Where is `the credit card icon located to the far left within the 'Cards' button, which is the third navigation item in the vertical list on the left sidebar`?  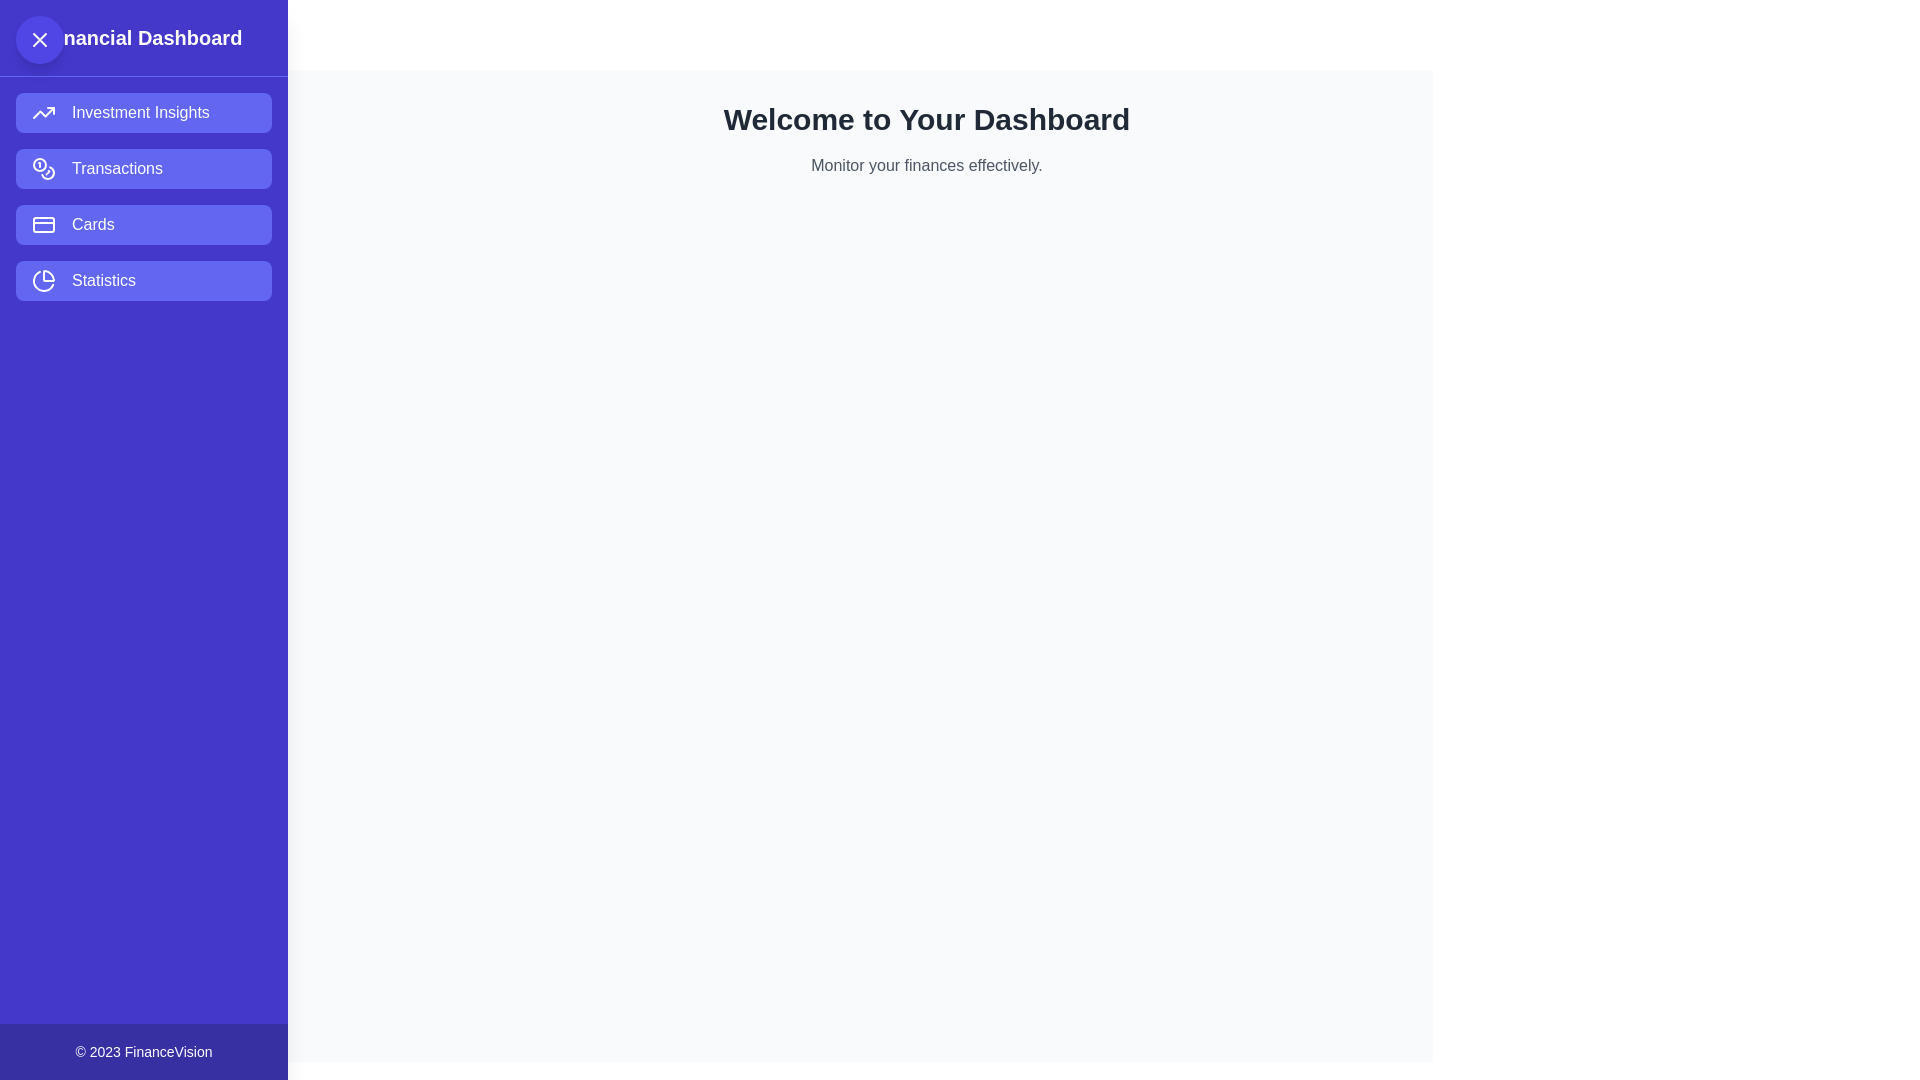
the credit card icon located to the far left within the 'Cards' button, which is the third navigation item in the vertical list on the left sidebar is located at coordinates (43, 224).